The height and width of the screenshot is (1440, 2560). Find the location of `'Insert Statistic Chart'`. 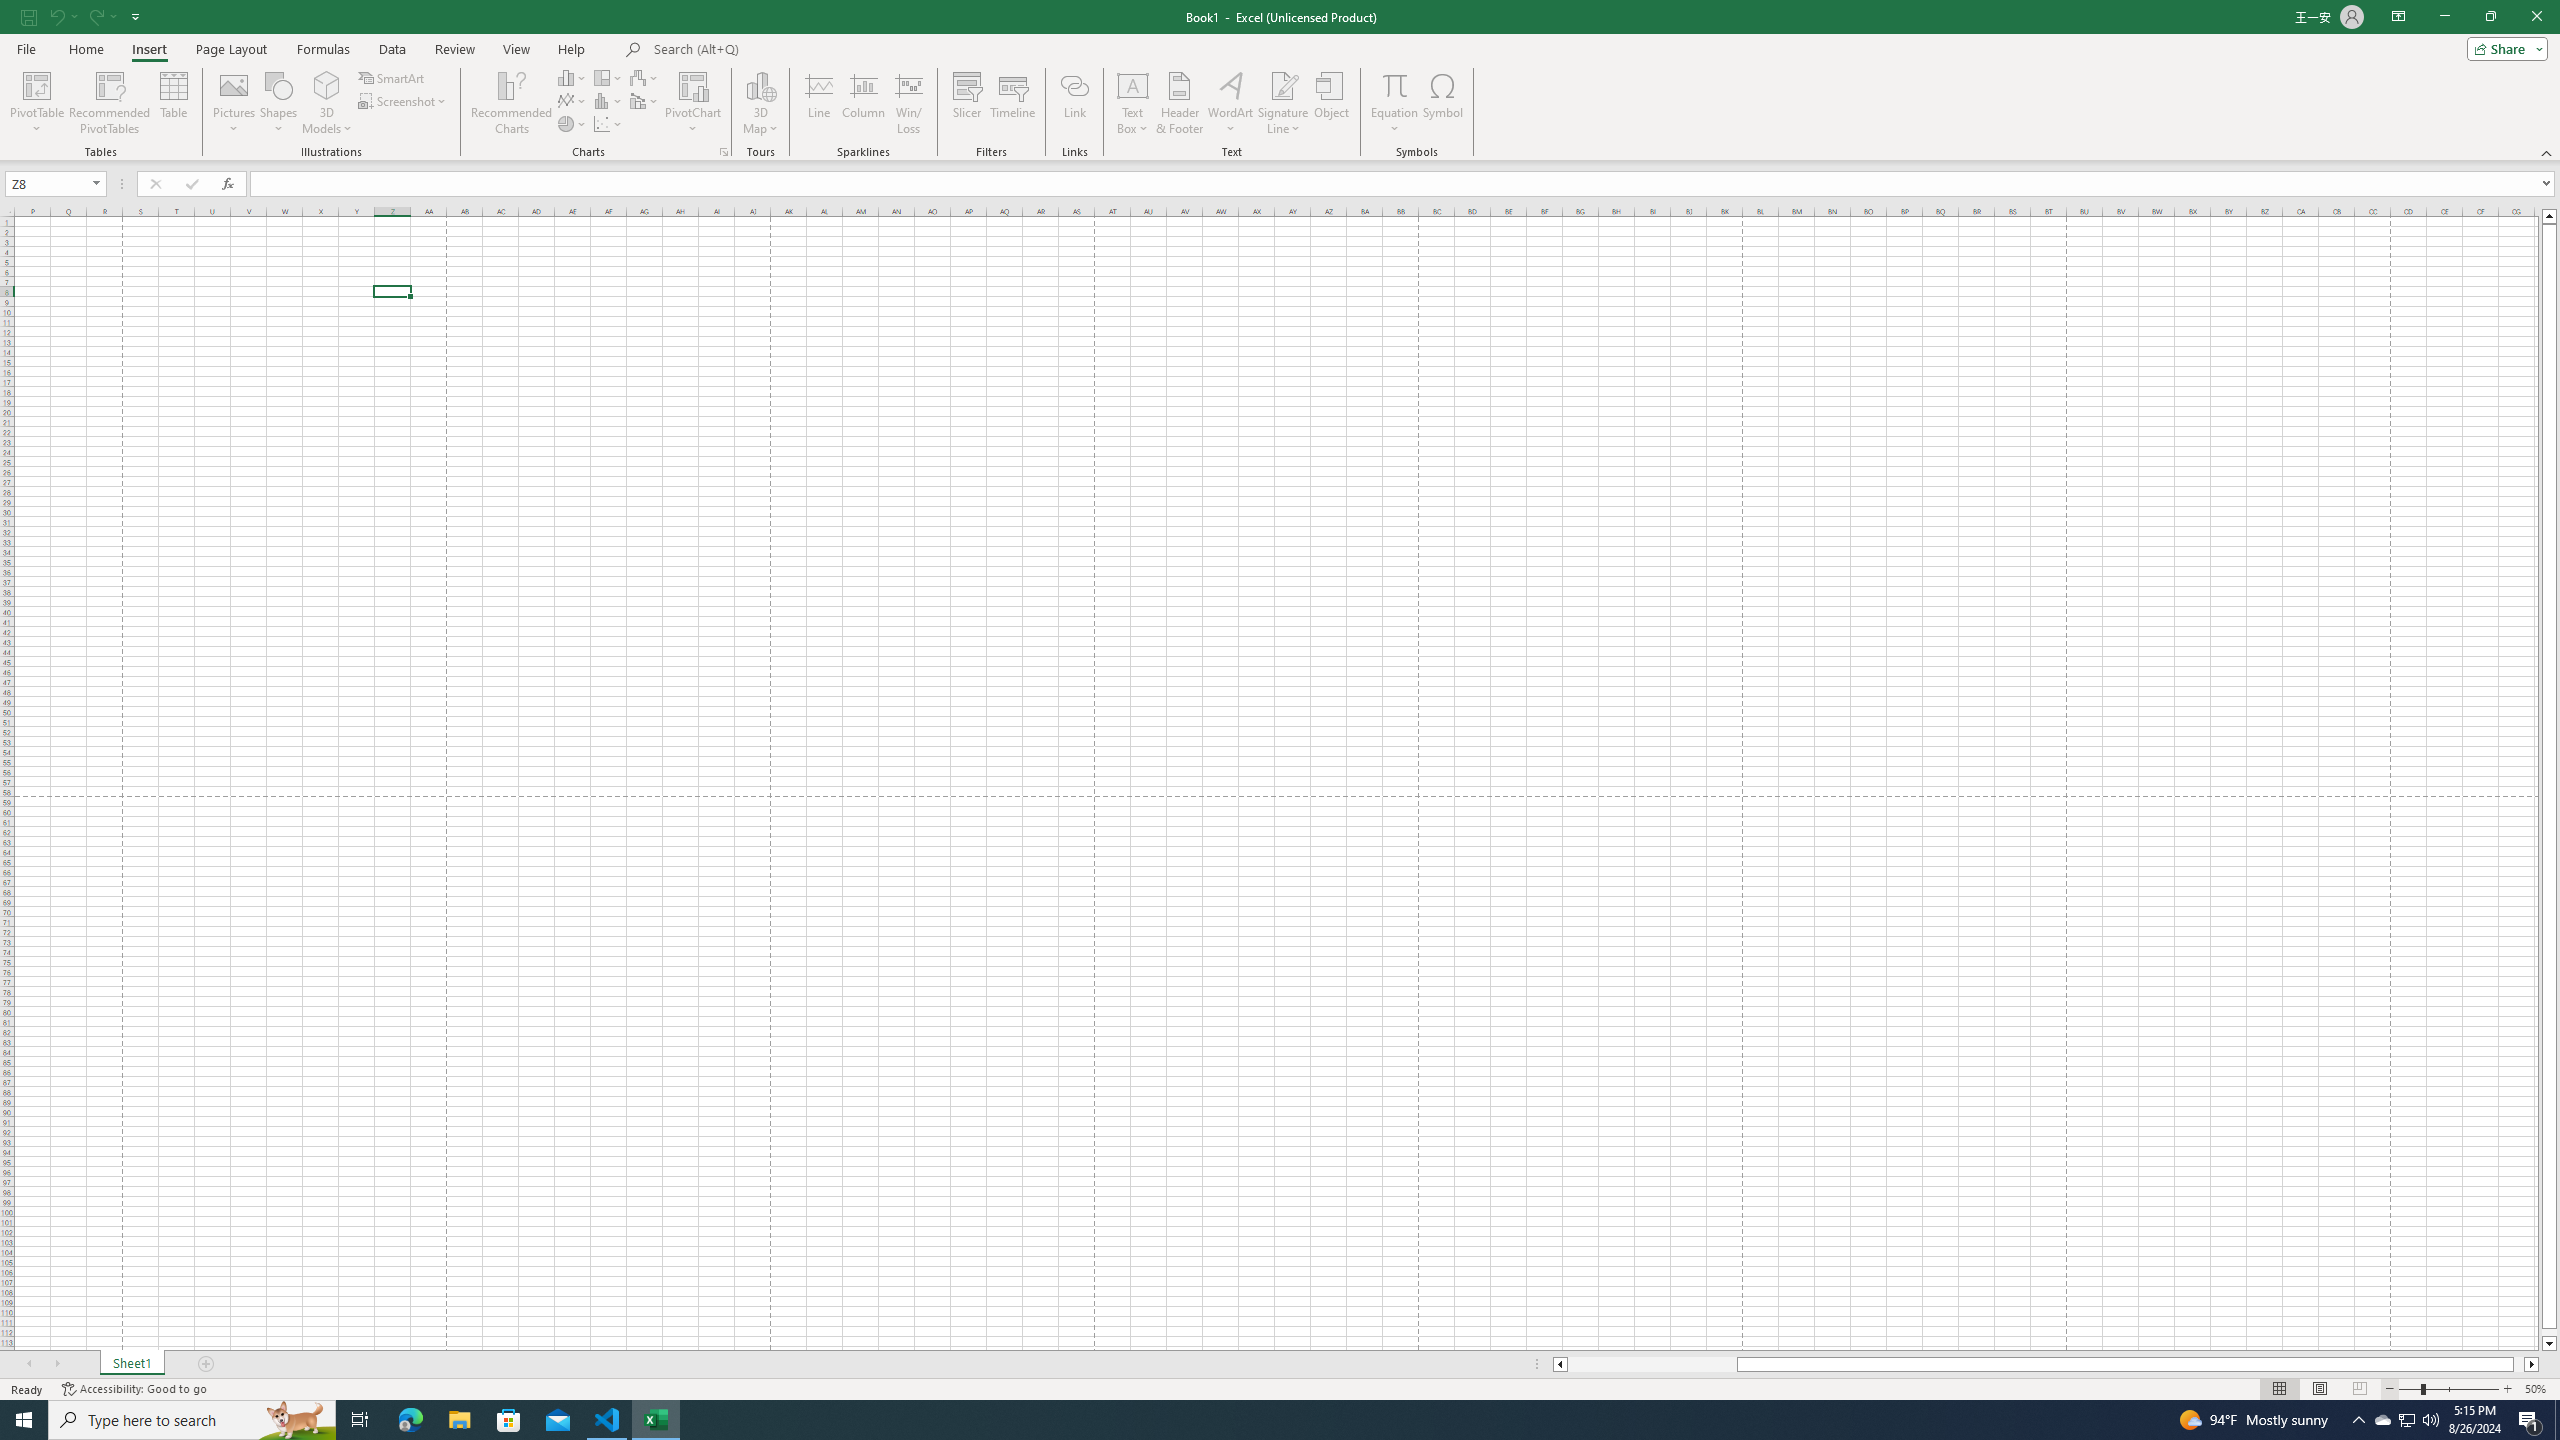

'Insert Statistic Chart' is located at coordinates (608, 99).